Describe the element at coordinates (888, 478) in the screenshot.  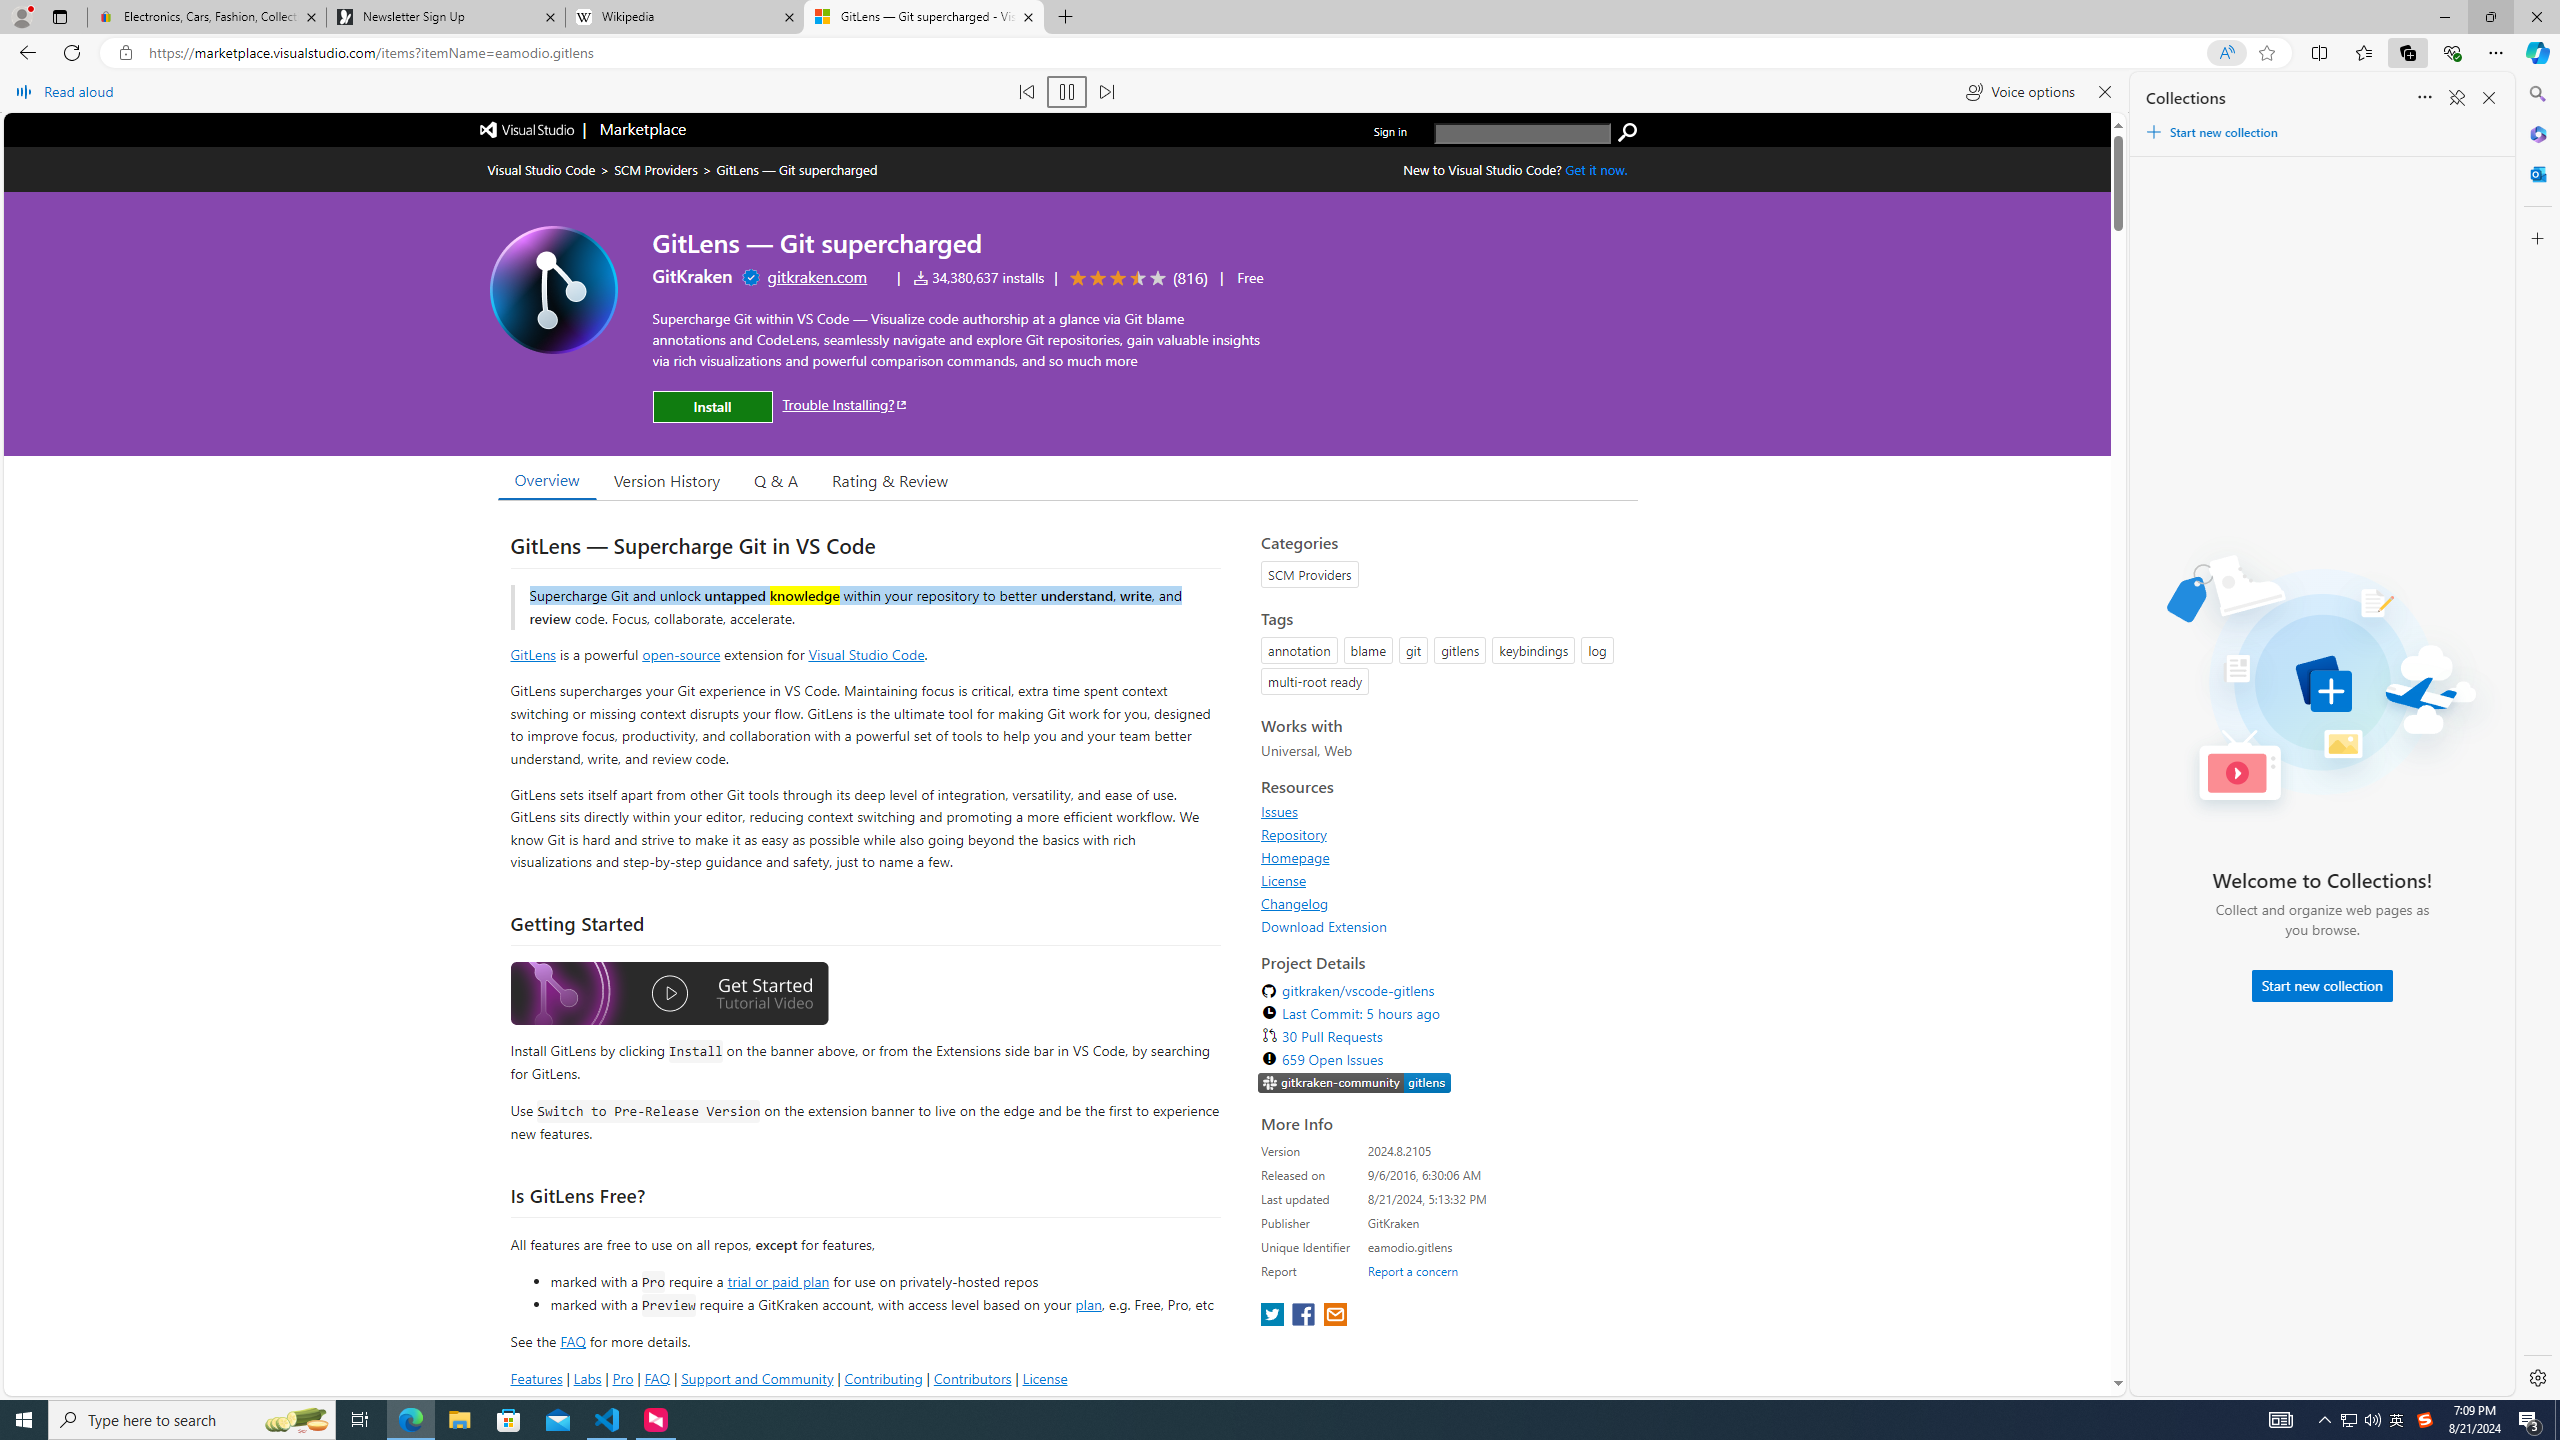
I see `'Rating & Review'` at that location.